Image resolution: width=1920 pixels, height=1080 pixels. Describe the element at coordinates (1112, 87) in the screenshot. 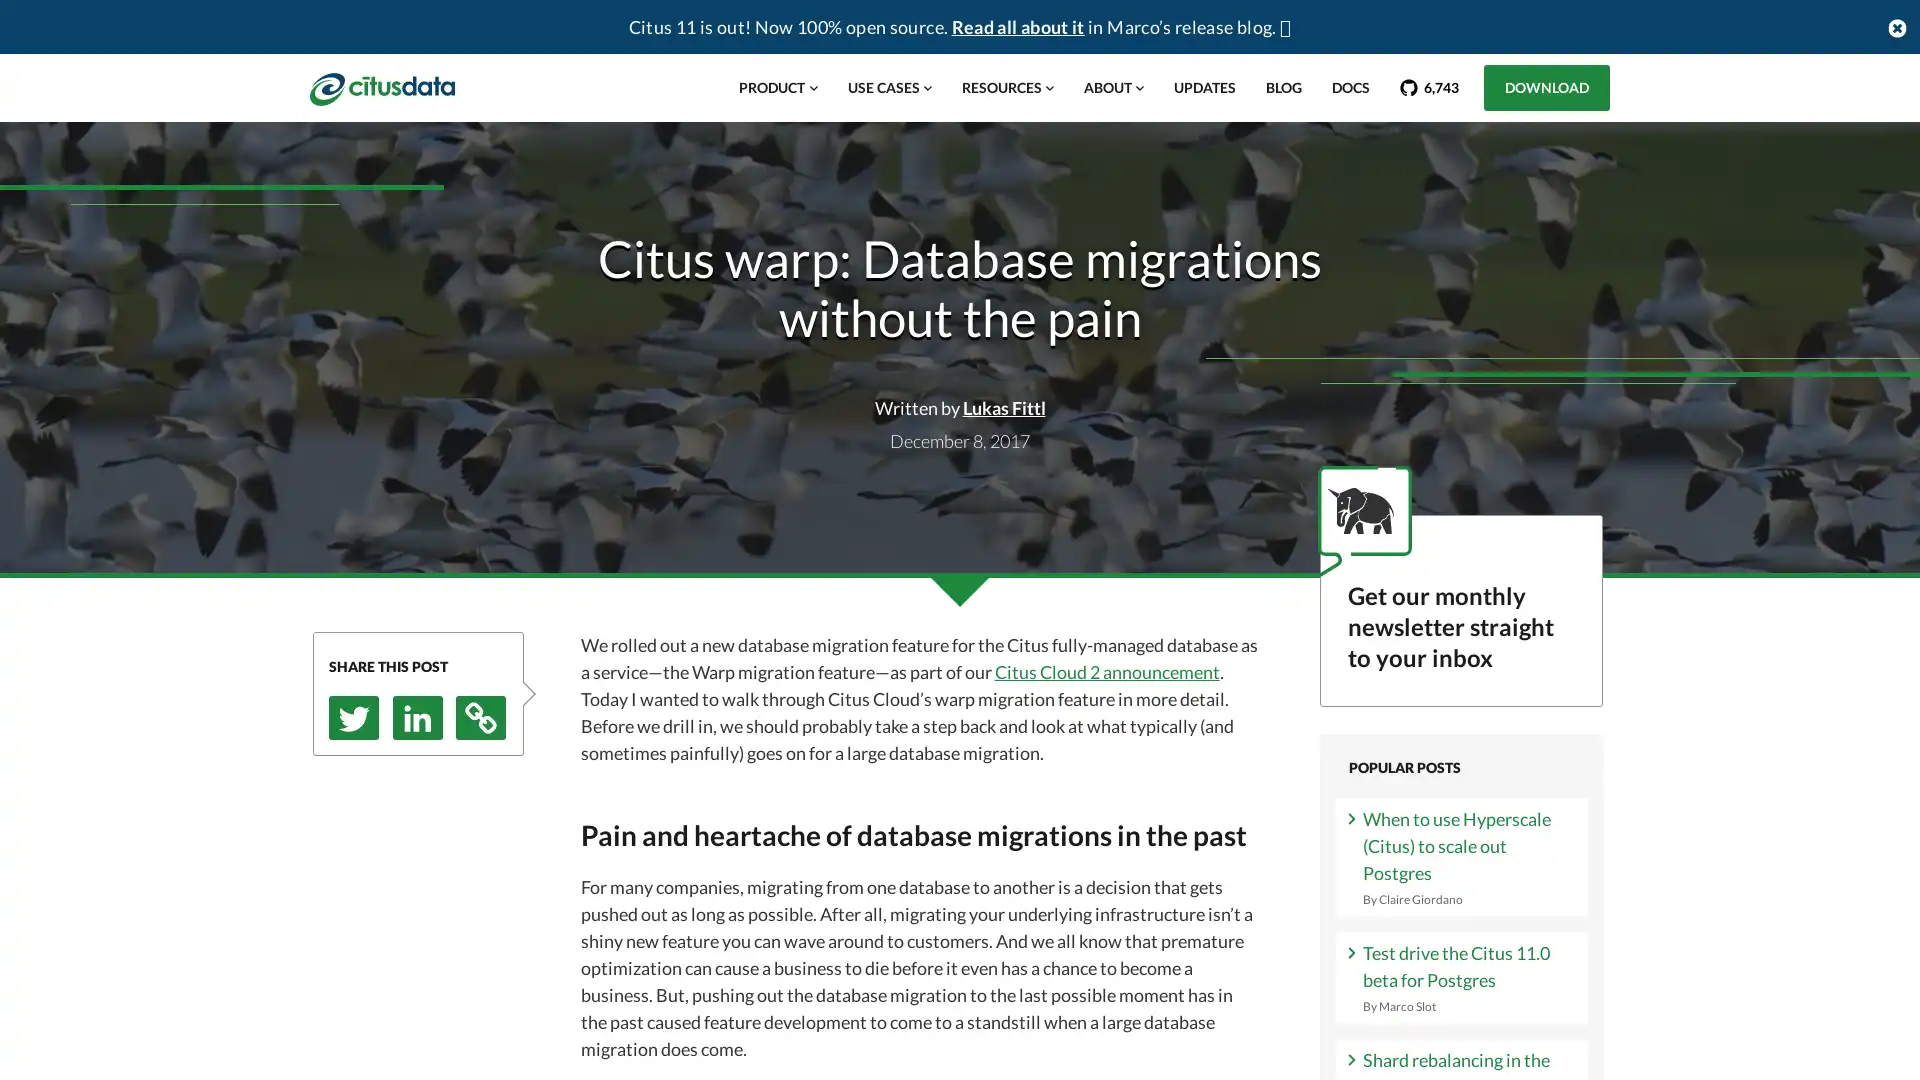

I see `ABOUT` at that location.